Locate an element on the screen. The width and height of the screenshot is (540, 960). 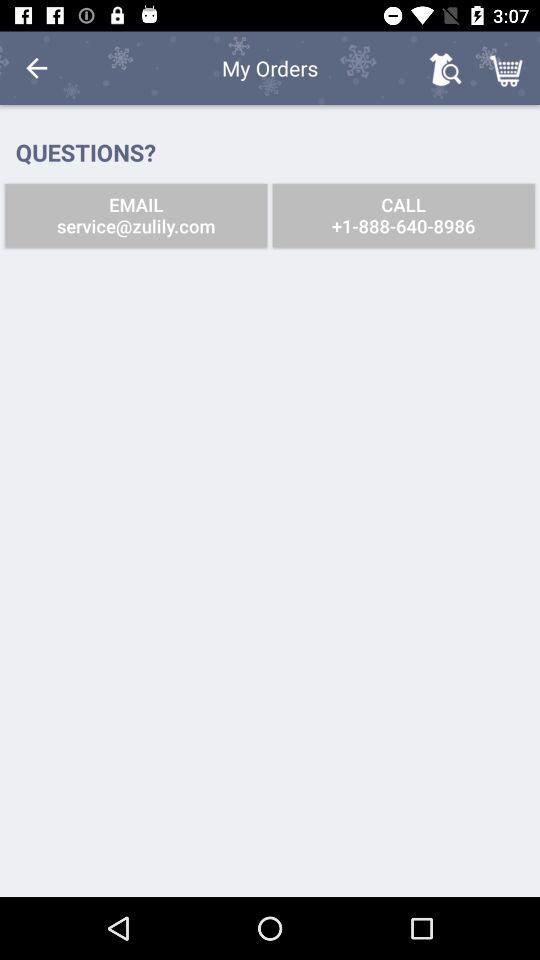
item to the right of the my orders item is located at coordinates (445, 68).